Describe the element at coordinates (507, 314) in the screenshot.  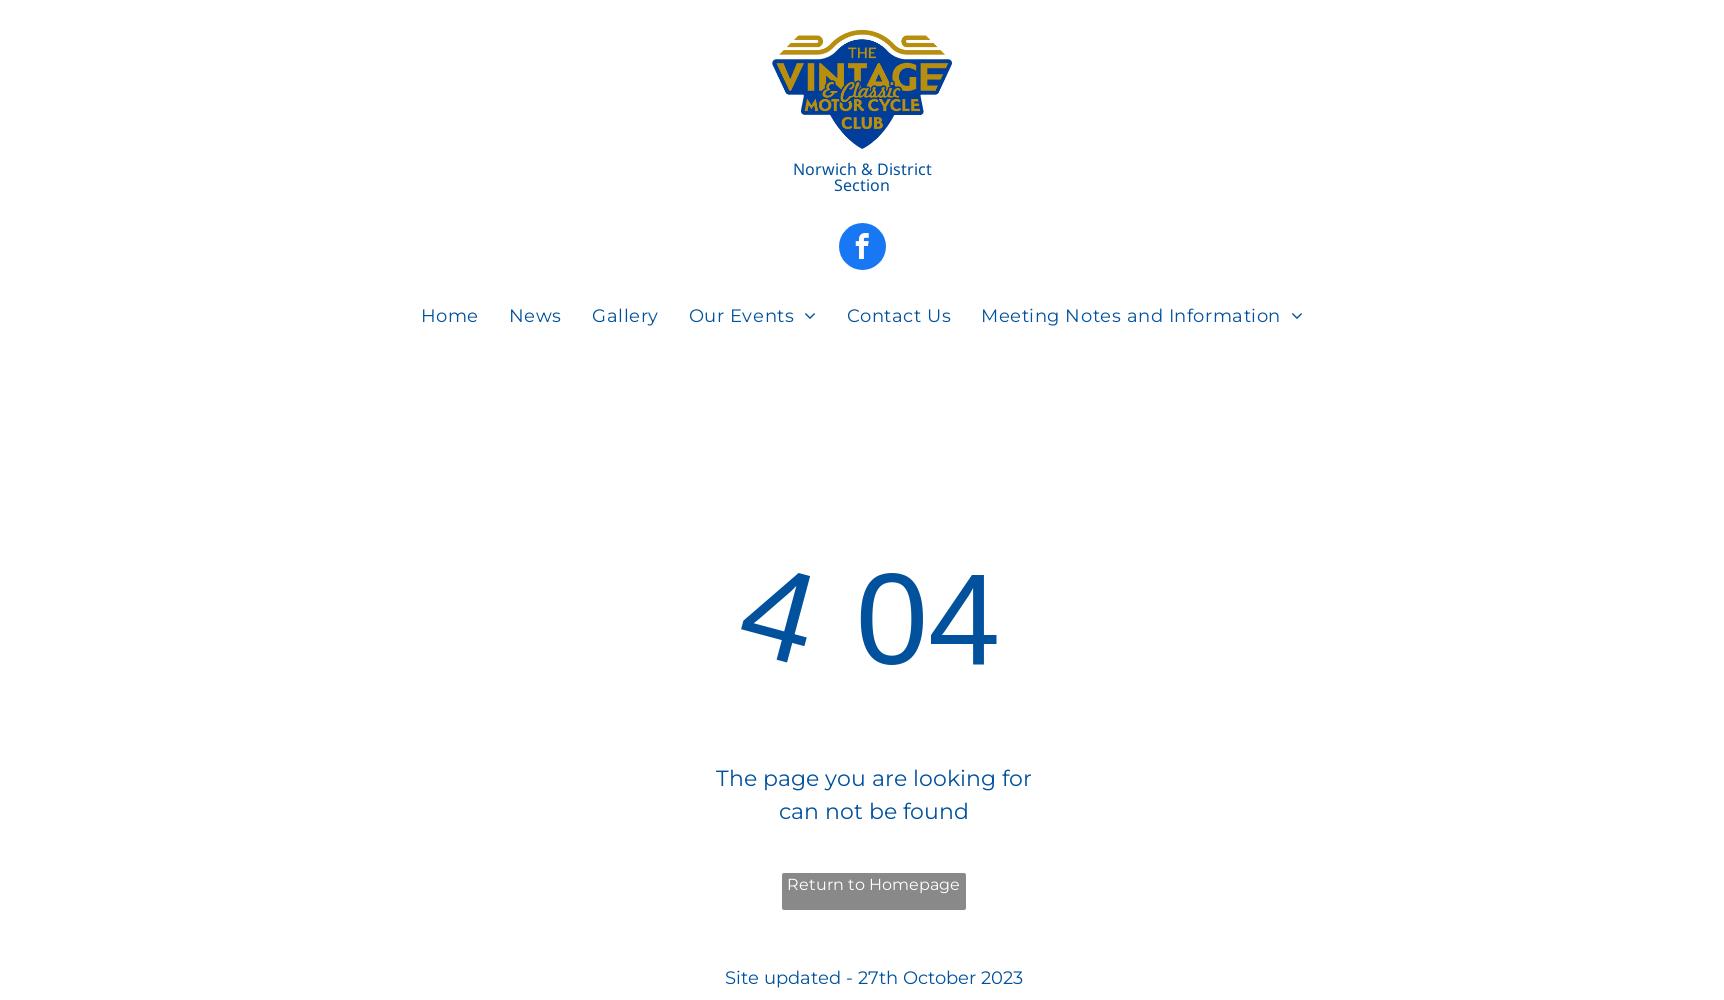
I see `'News'` at that location.